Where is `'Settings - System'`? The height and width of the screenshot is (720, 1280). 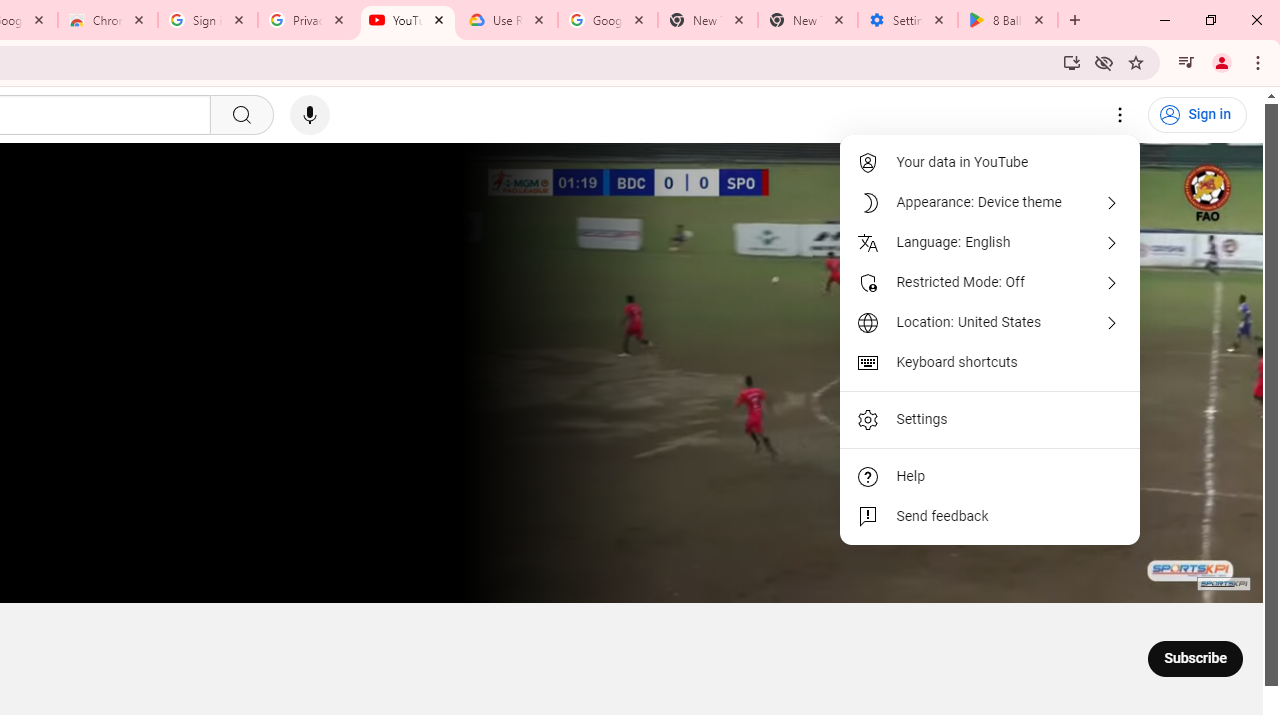
'Settings - System' is located at coordinates (906, 20).